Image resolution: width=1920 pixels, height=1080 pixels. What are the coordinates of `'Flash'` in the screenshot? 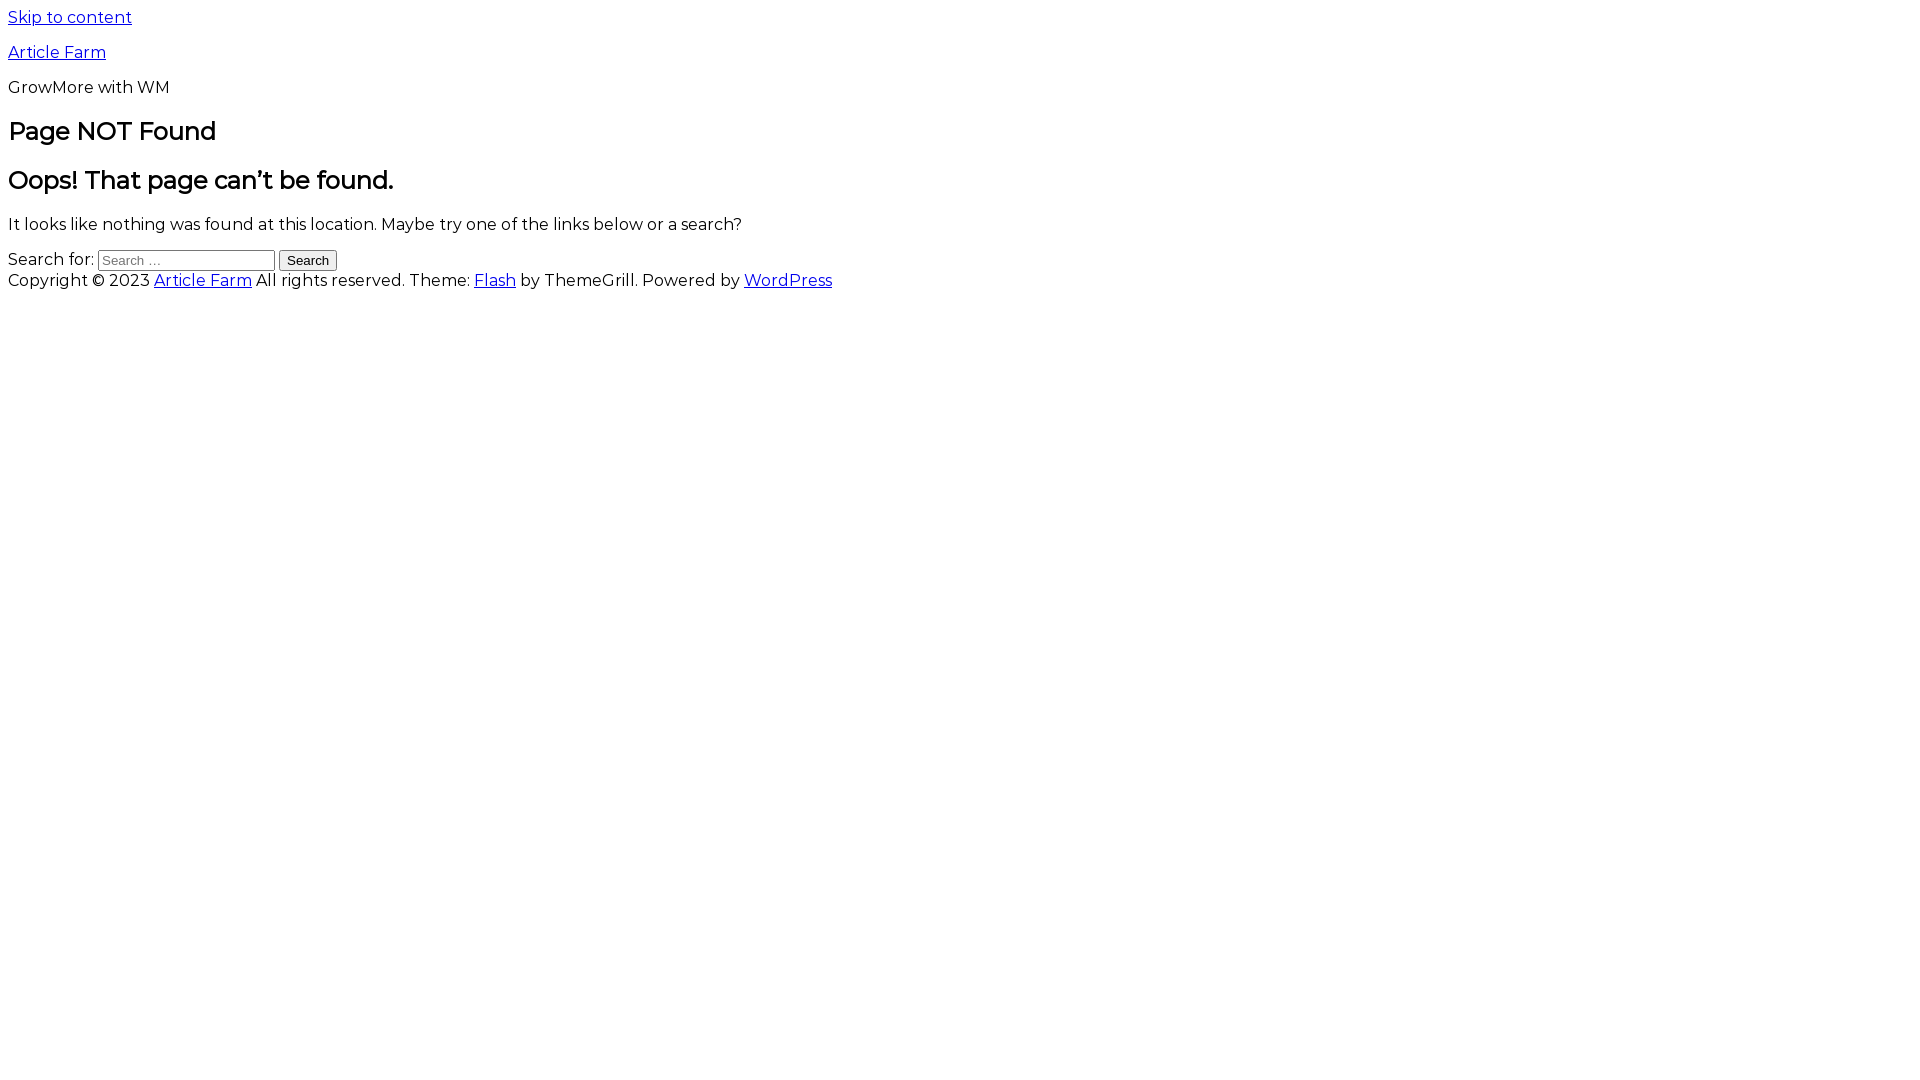 It's located at (494, 280).